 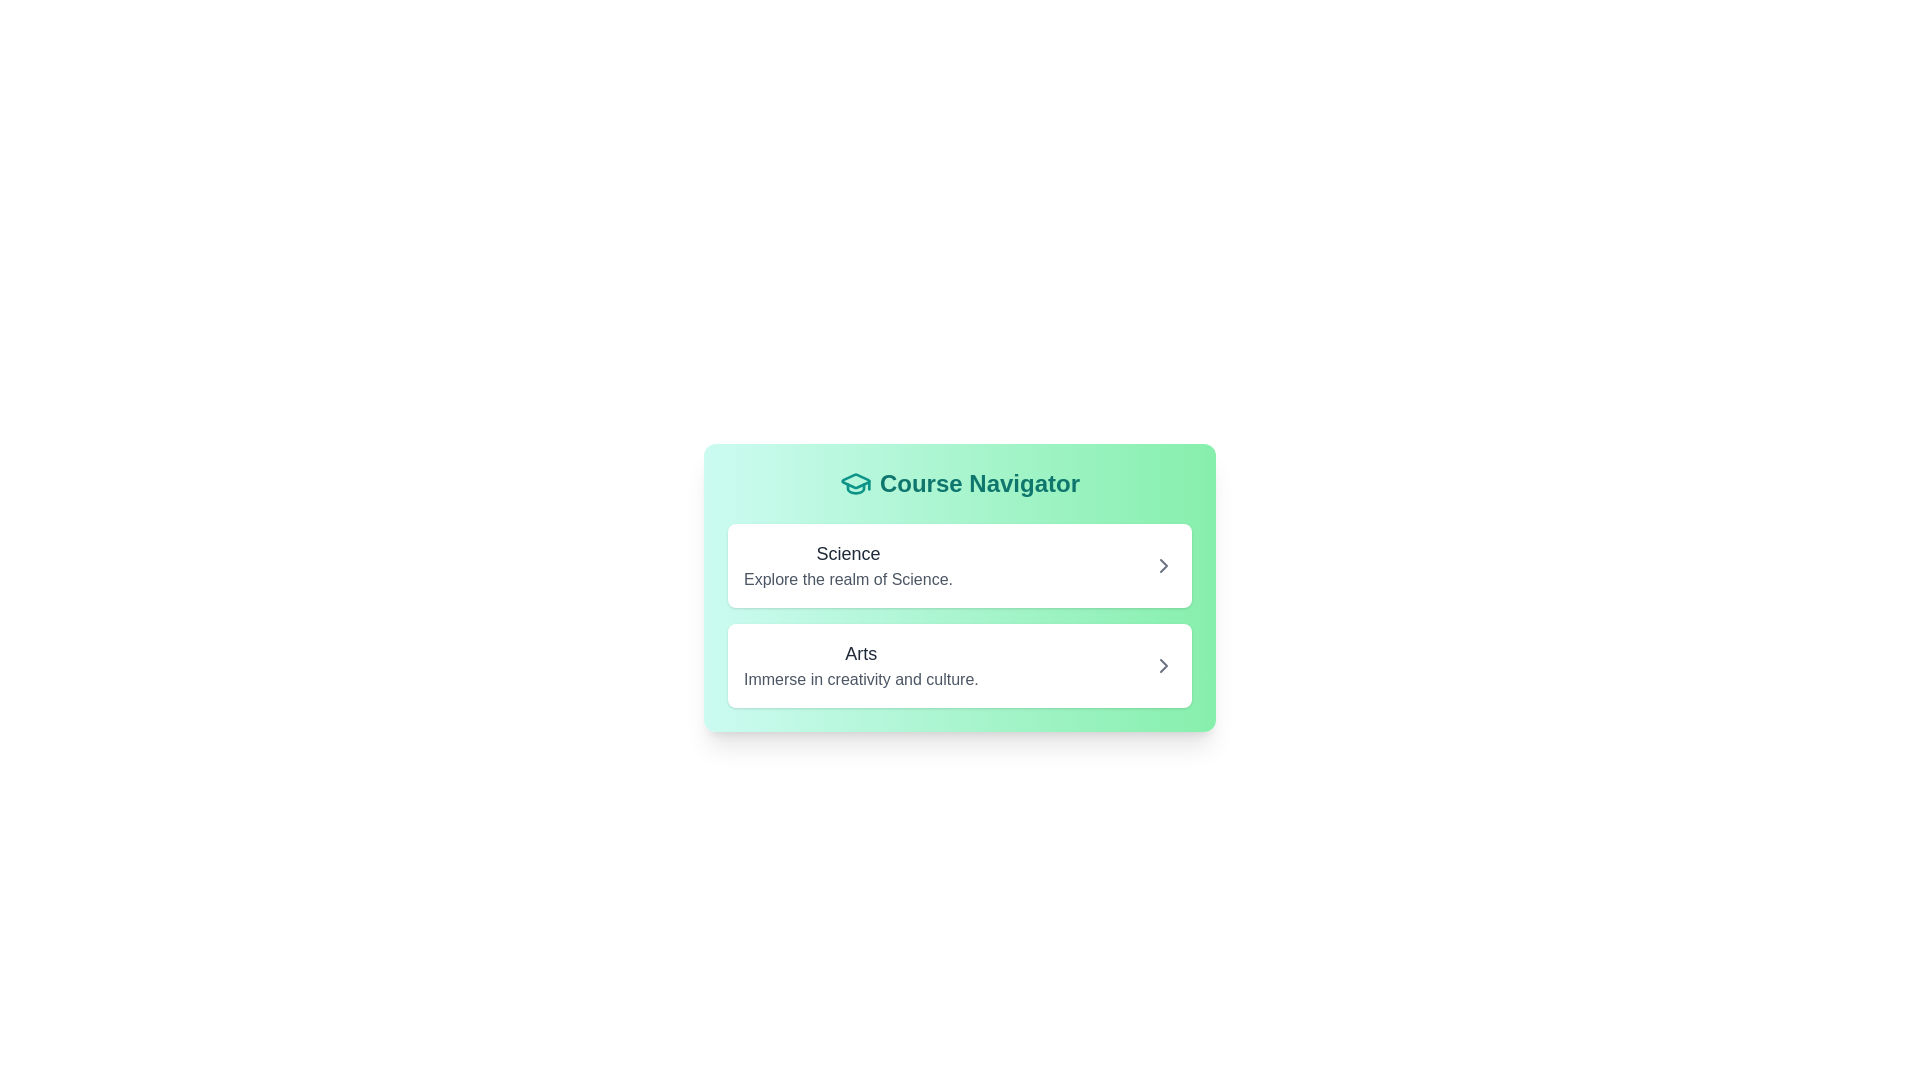 I want to click on the 'Science' text label displayed in bold, medium font size within the green card labeled 'Course Navigator', so click(x=848, y=554).